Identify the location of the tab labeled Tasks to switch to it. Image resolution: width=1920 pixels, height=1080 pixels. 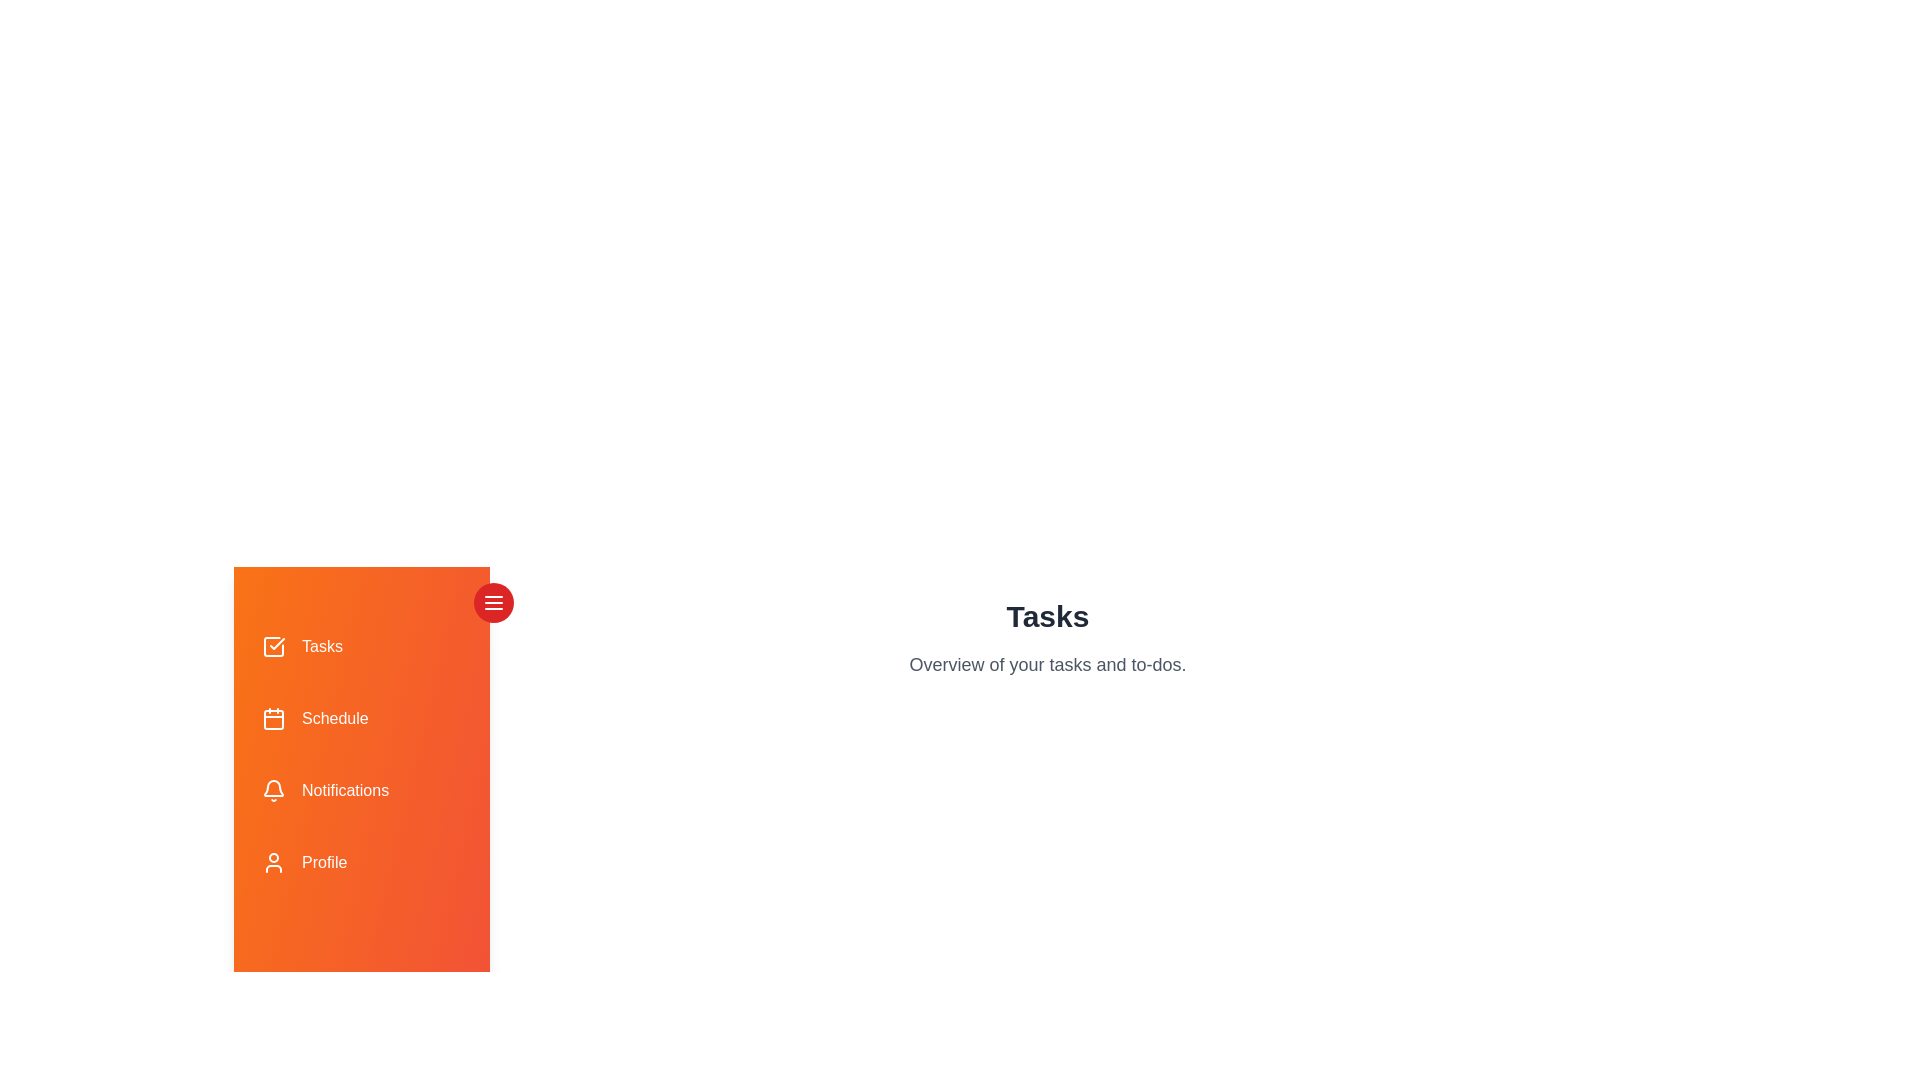
(361, 647).